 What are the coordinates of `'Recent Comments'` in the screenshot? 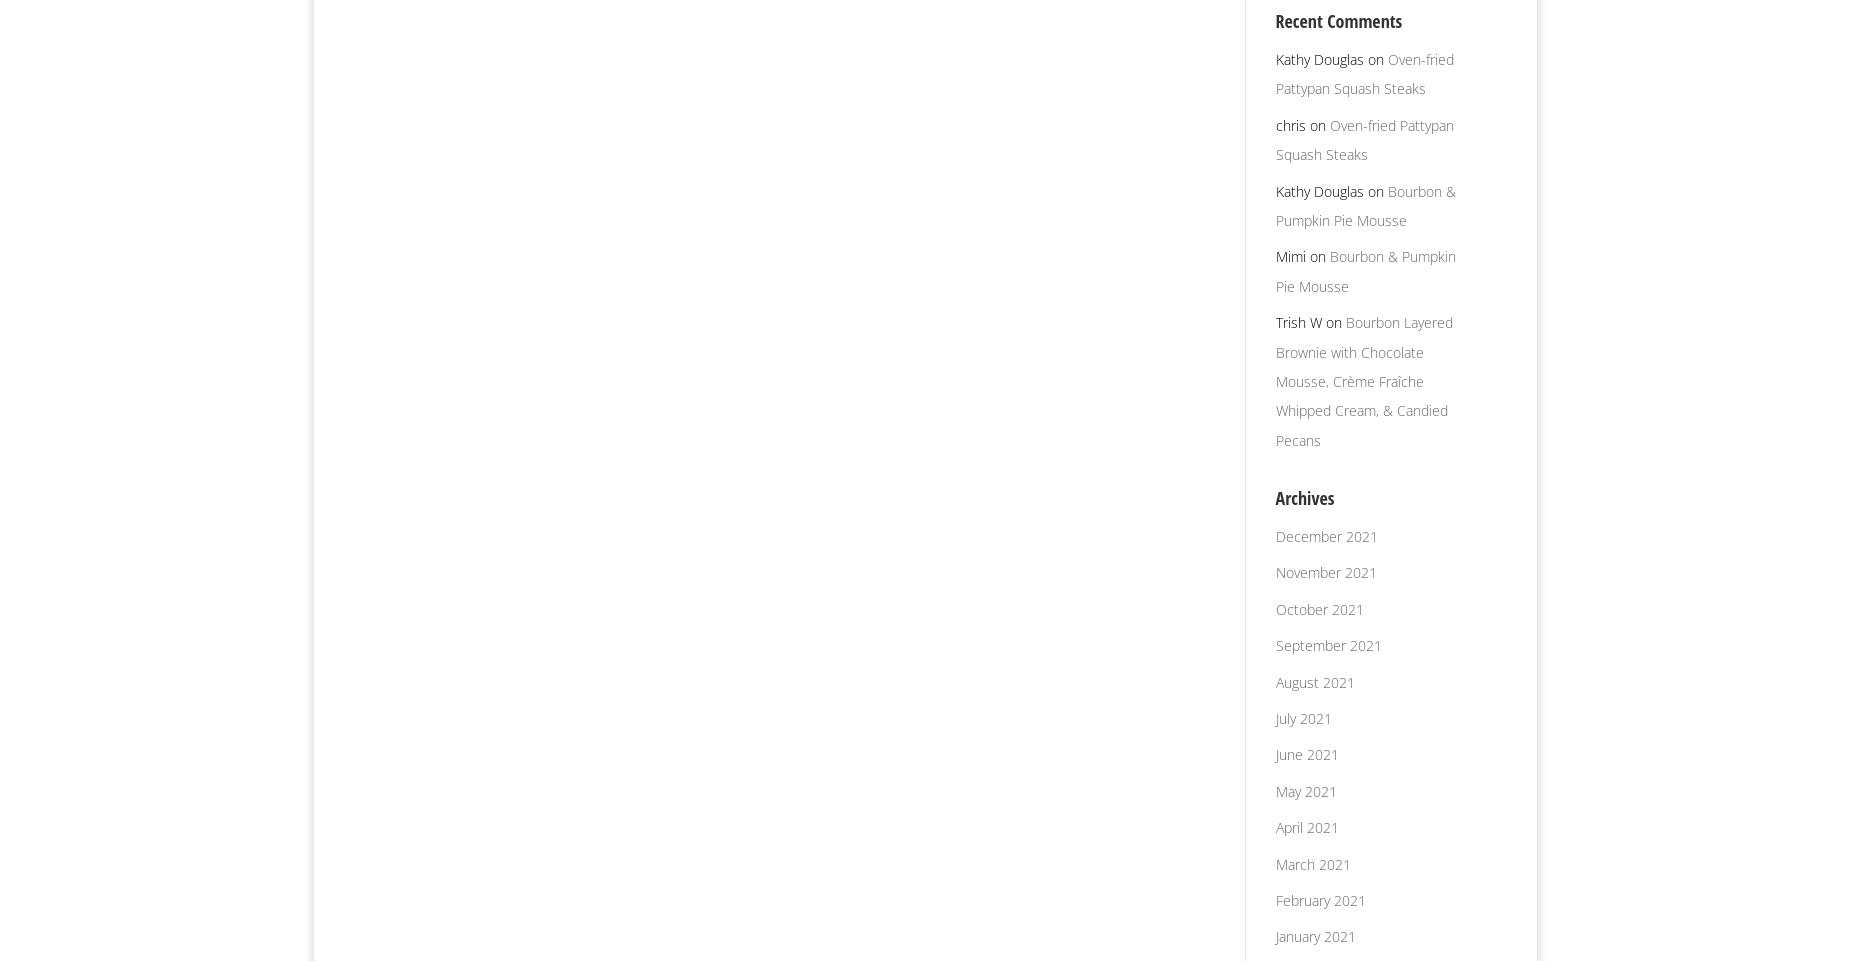 It's located at (1274, 20).